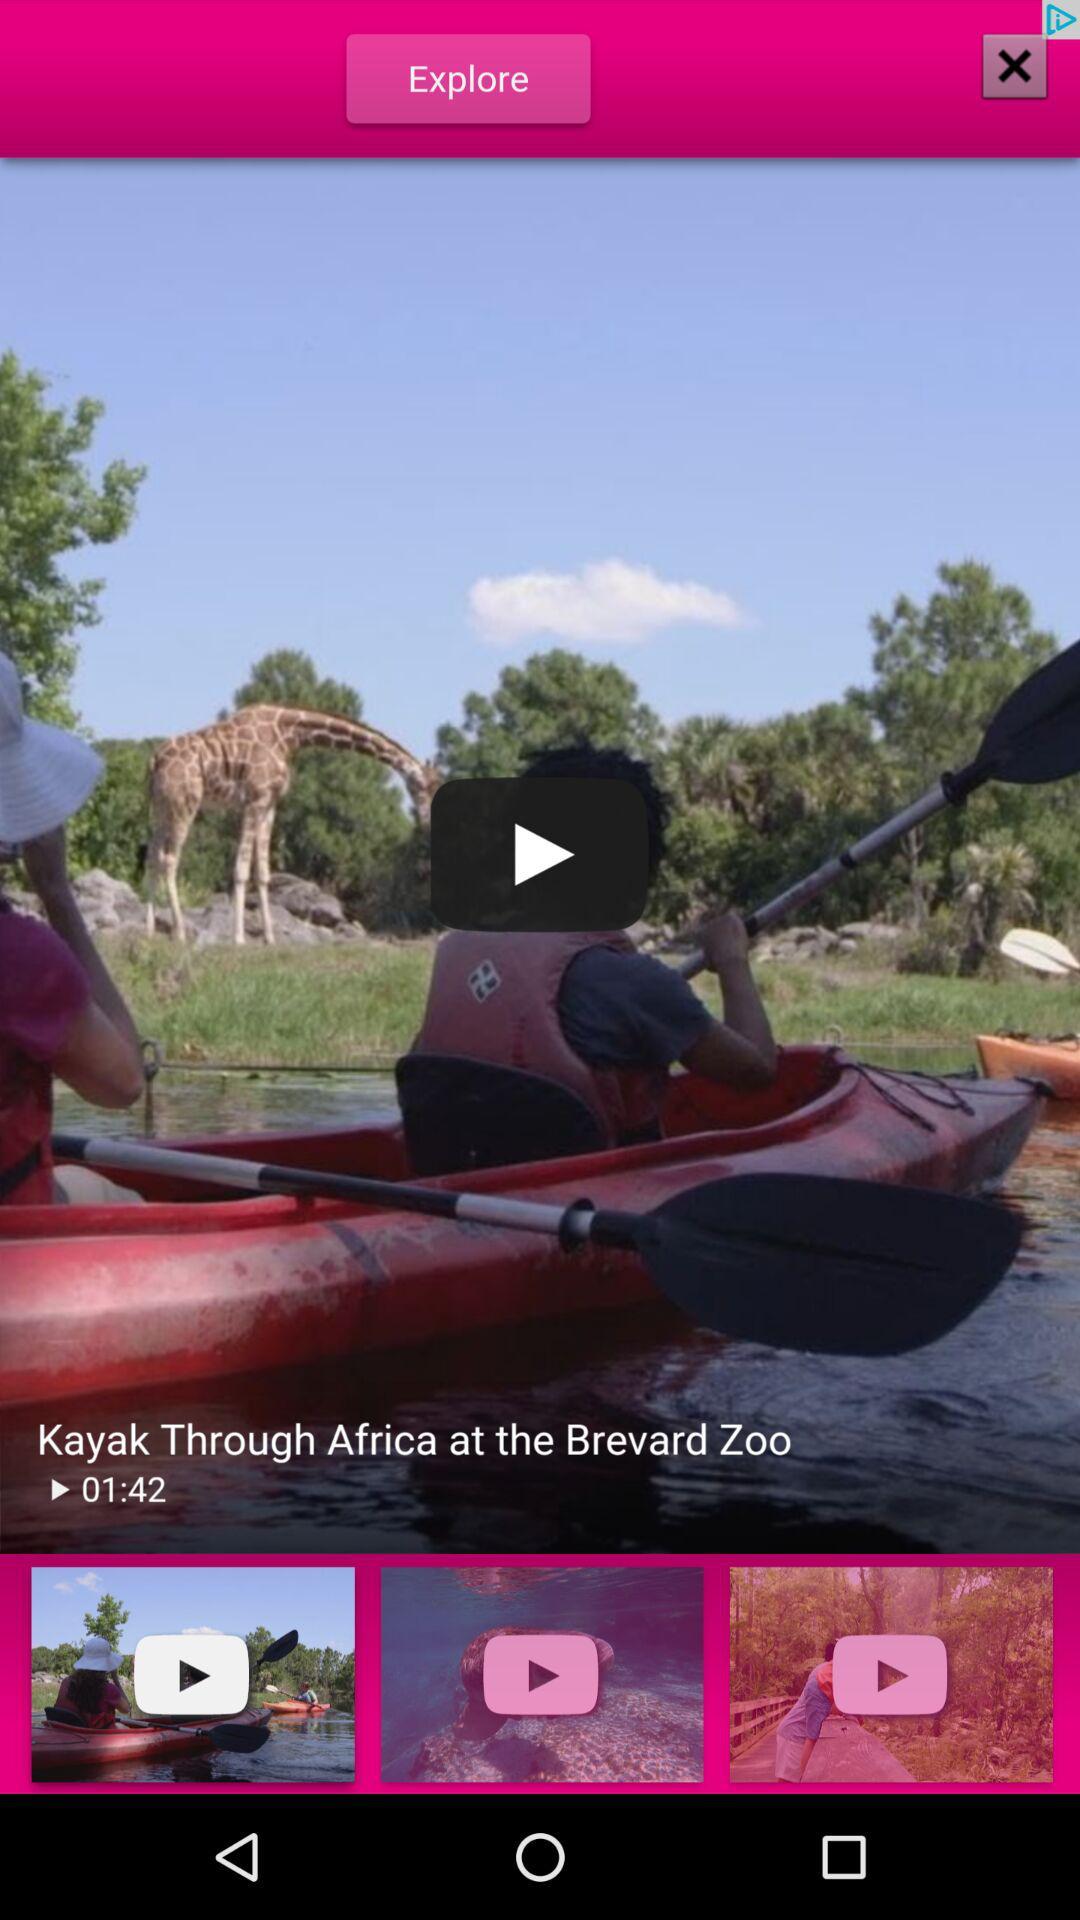 Image resolution: width=1080 pixels, height=1920 pixels. Describe the element at coordinates (1014, 70) in the screenshot. I see `the close icon` at that location.